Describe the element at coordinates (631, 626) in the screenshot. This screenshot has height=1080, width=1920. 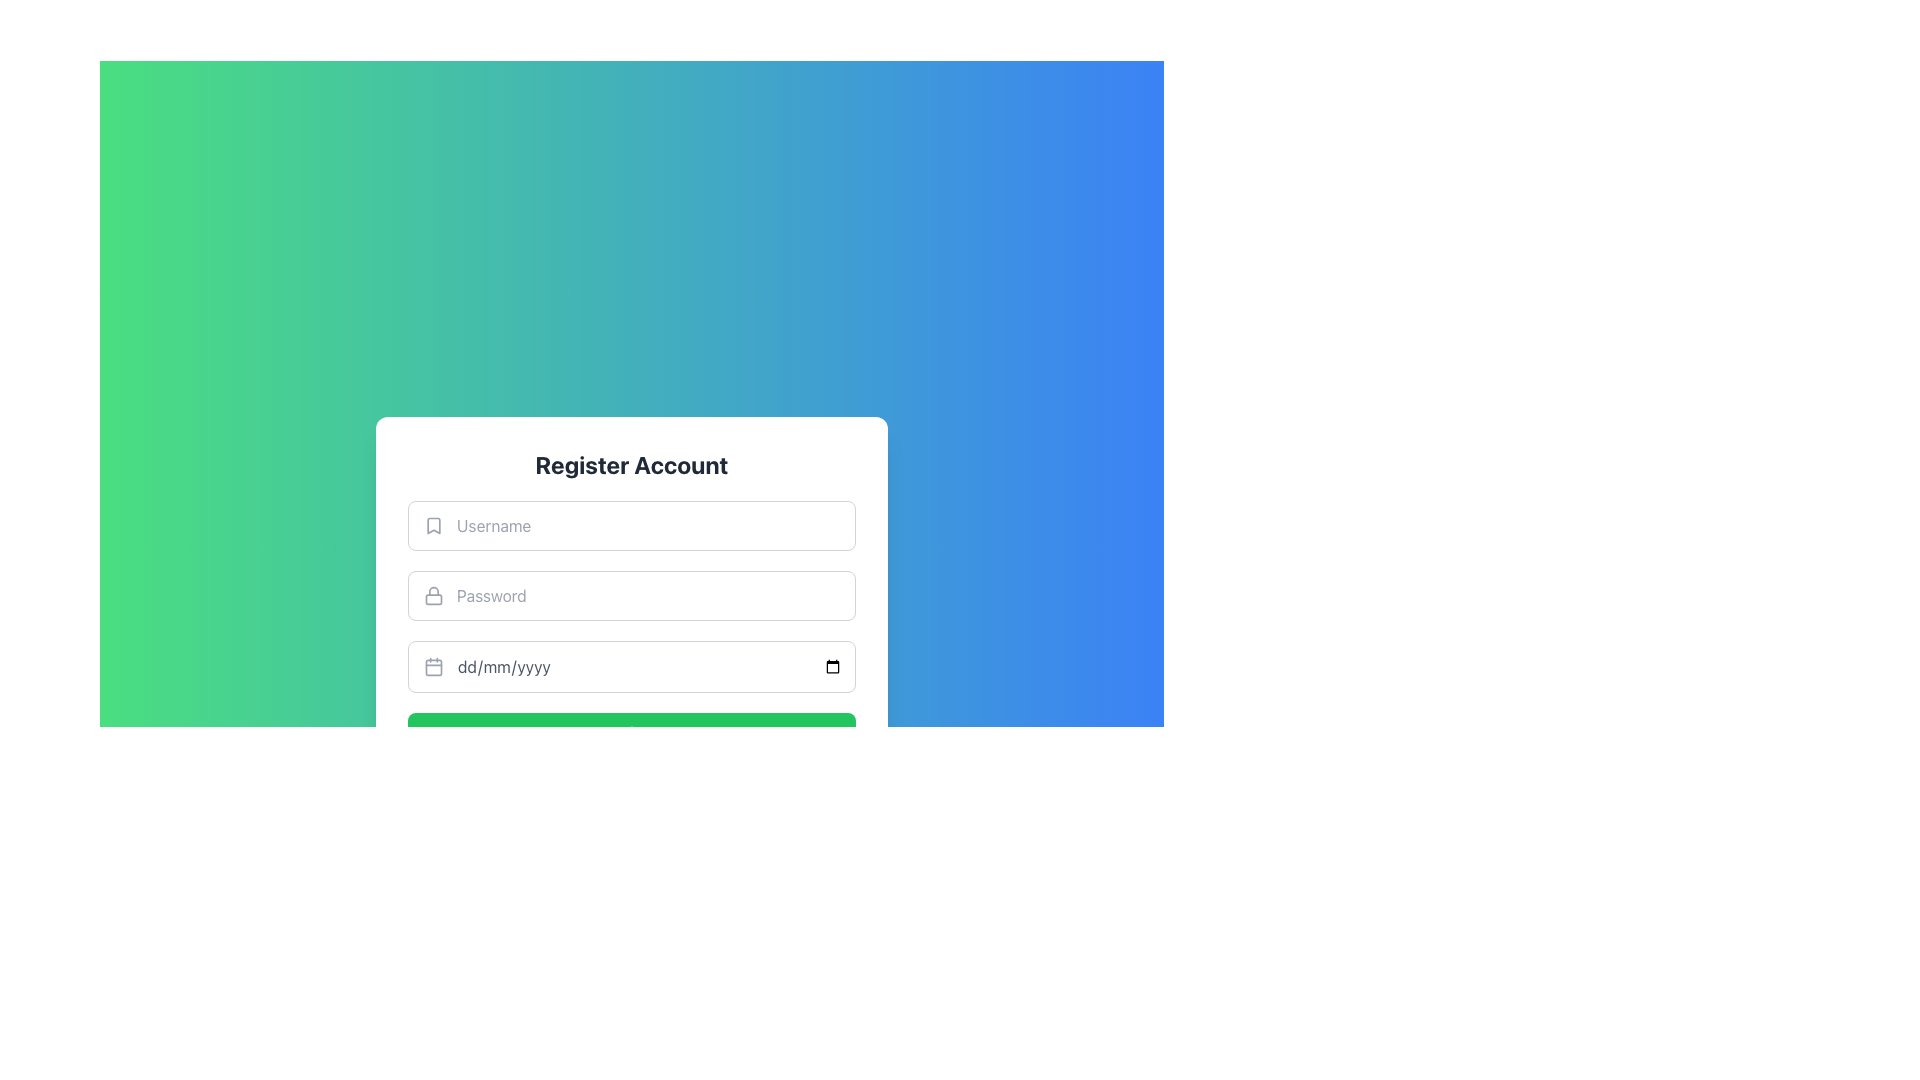
I see `the date input box located below the 'Password' field and above the green 'Register' button in the 'Register Account' form` at that location.